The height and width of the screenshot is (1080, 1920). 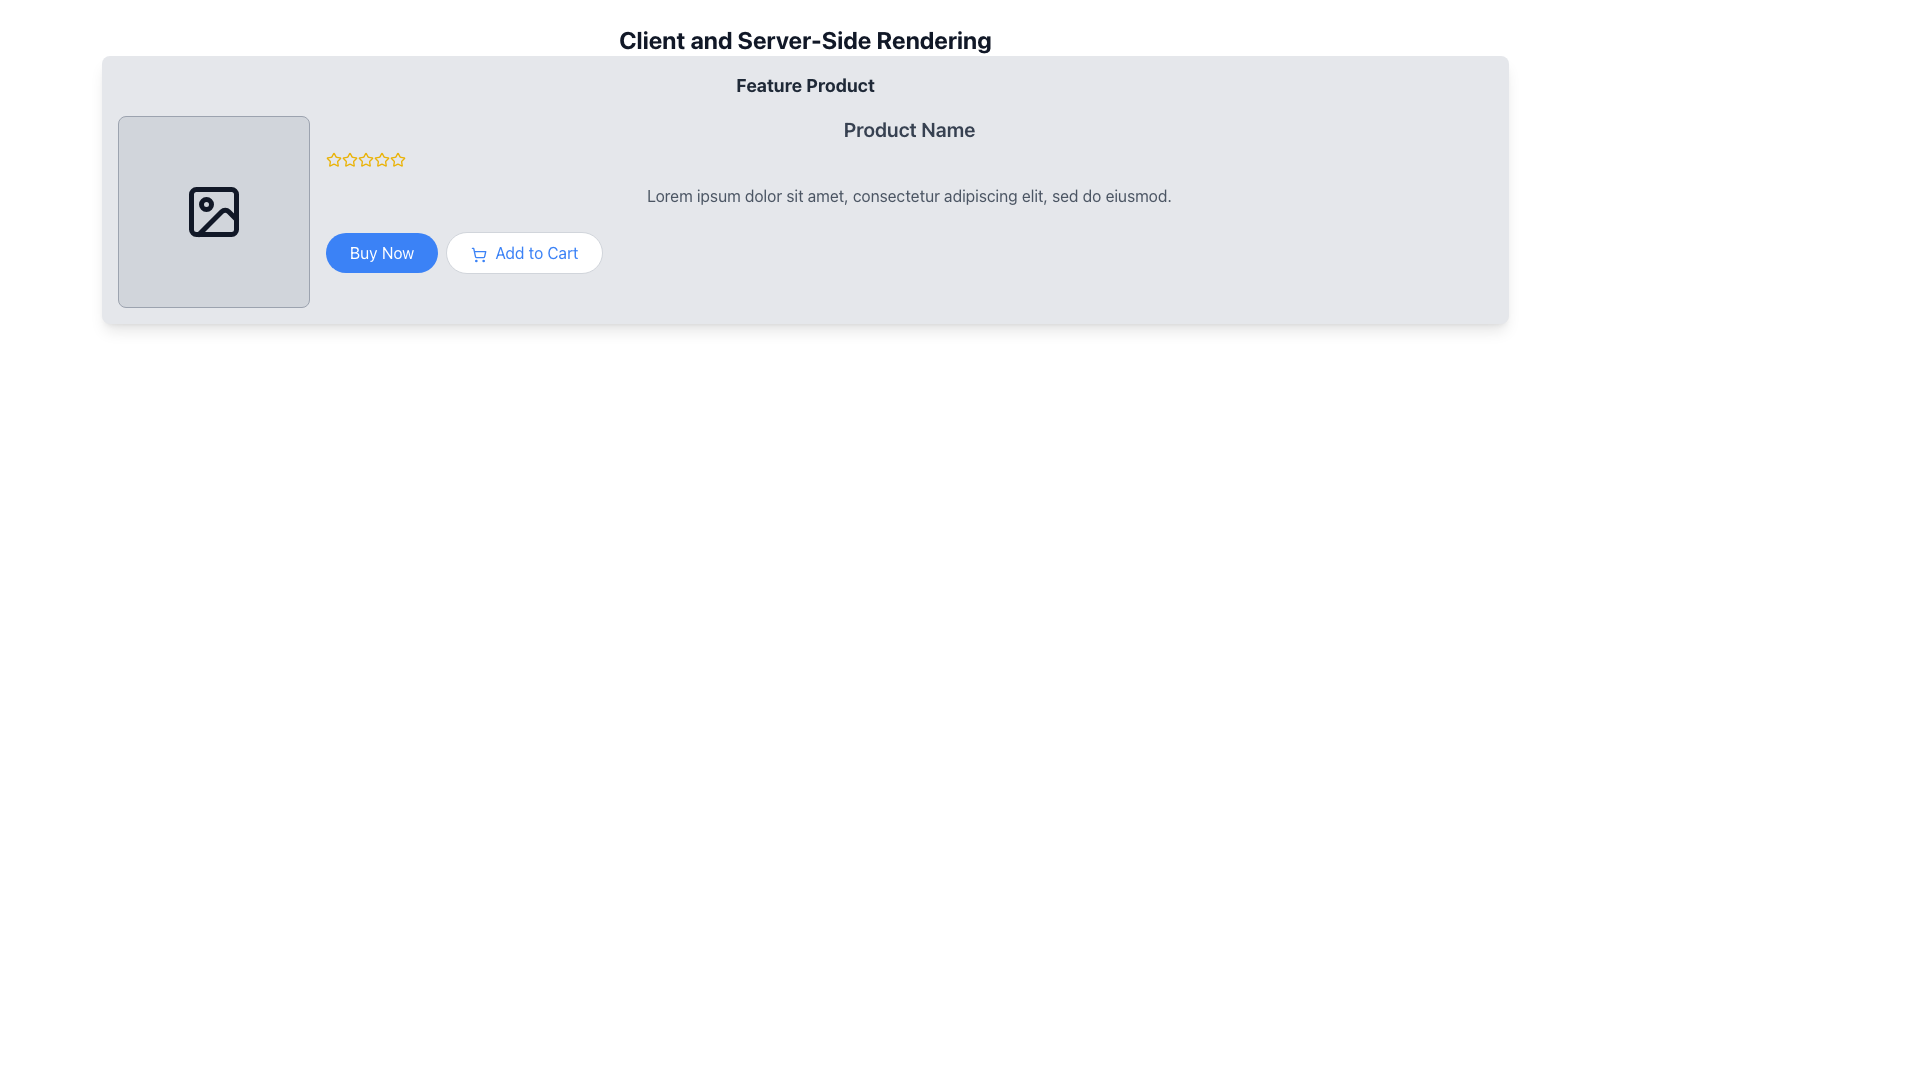 What do you see at coordinates (382, 158) in the screenshot?
I see `the 6th golden star icon with a hollow center and sharp tips located in the rating section of the product display` at bounding box center [382, 158].